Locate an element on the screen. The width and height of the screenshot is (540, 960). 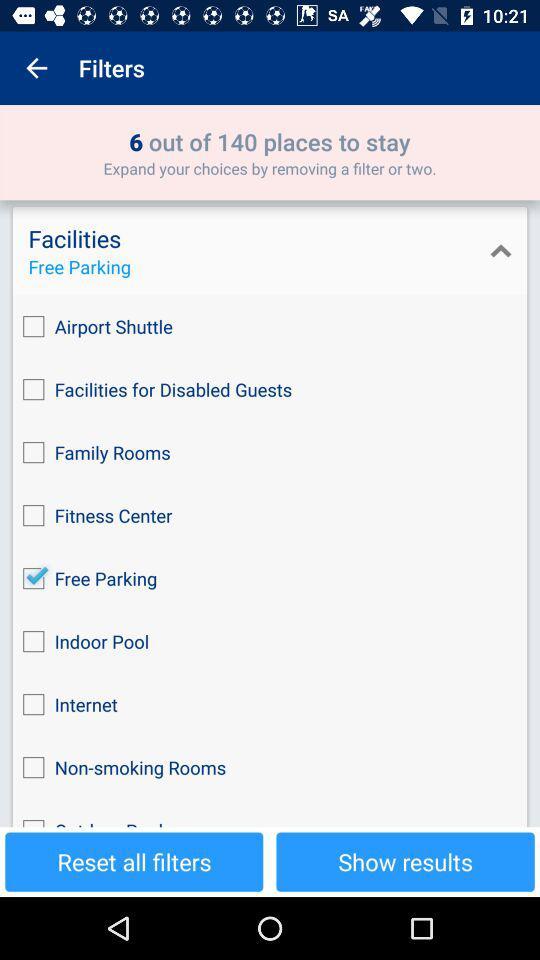
the family rooms checkbox is located at coordinates (270, 452).